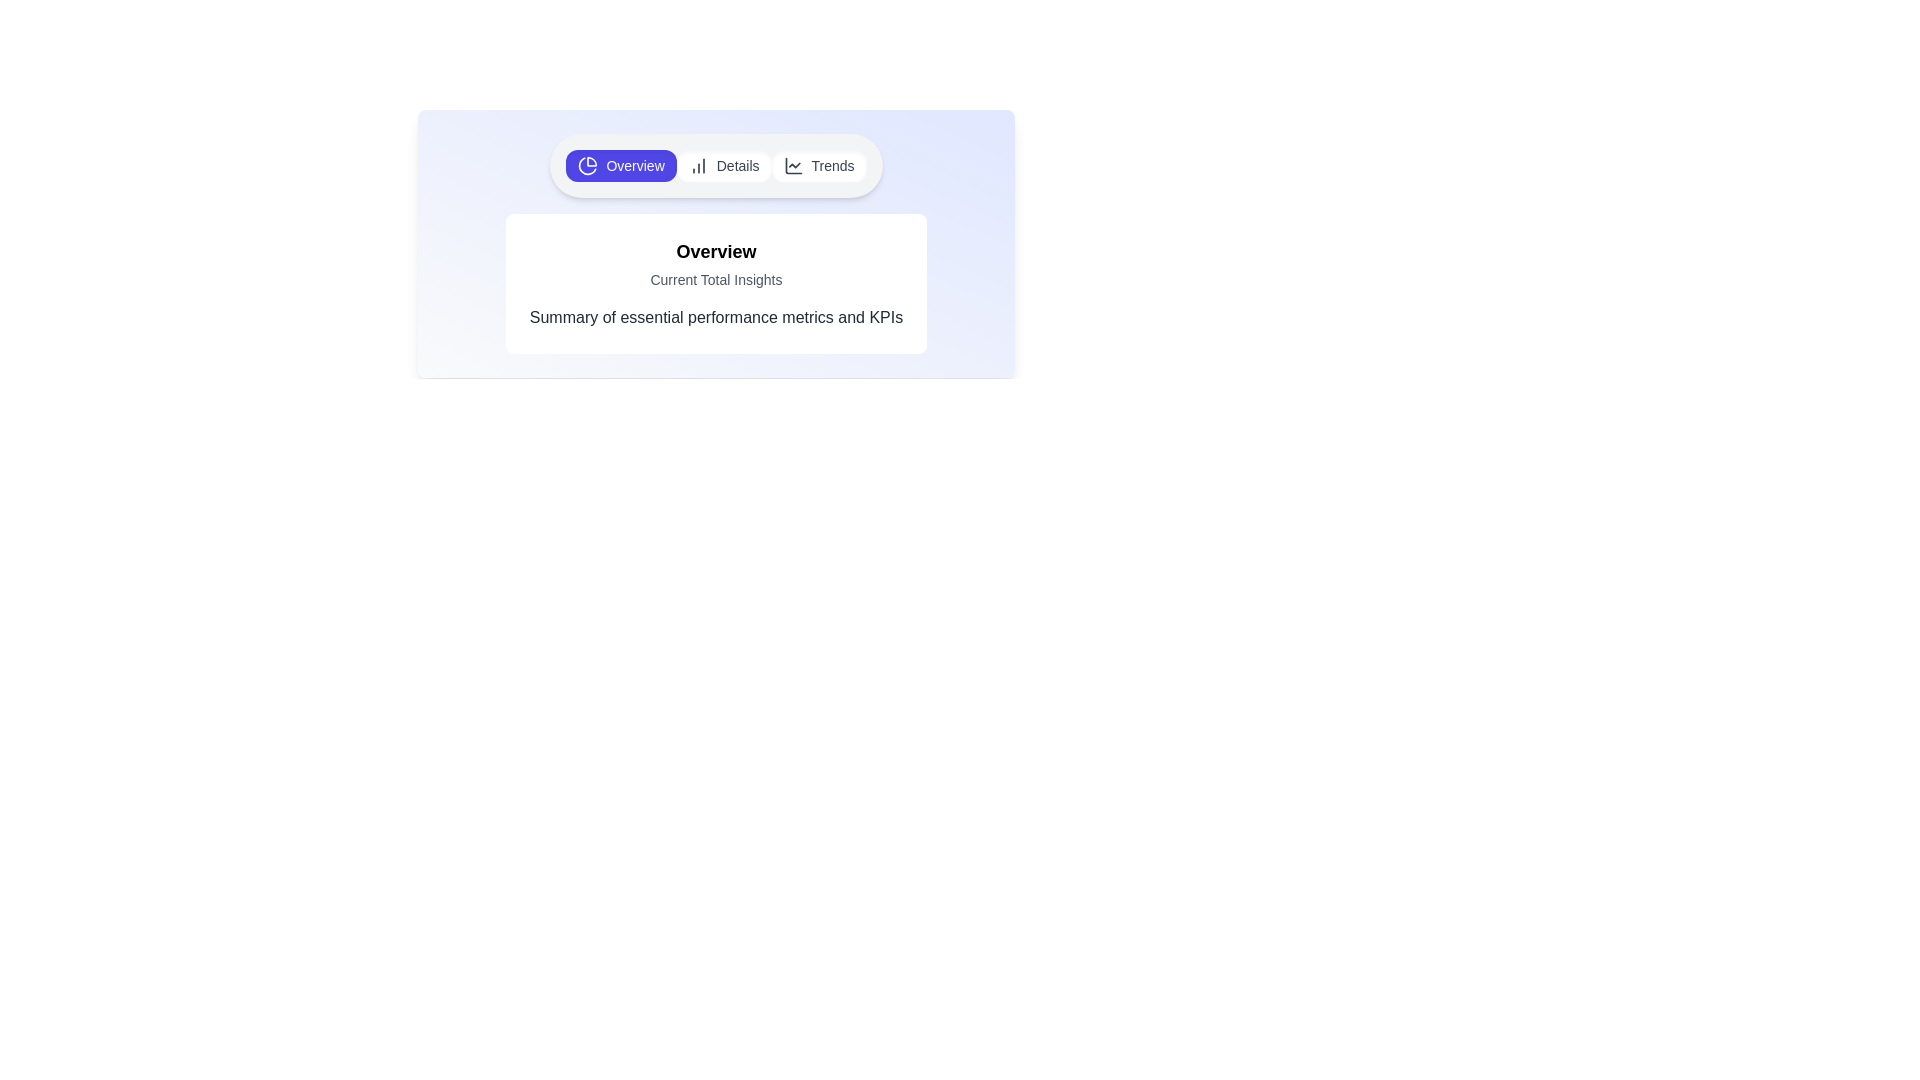  I want to click on the tab corresponding to Overview to bring it into focus, so click(620, 164).